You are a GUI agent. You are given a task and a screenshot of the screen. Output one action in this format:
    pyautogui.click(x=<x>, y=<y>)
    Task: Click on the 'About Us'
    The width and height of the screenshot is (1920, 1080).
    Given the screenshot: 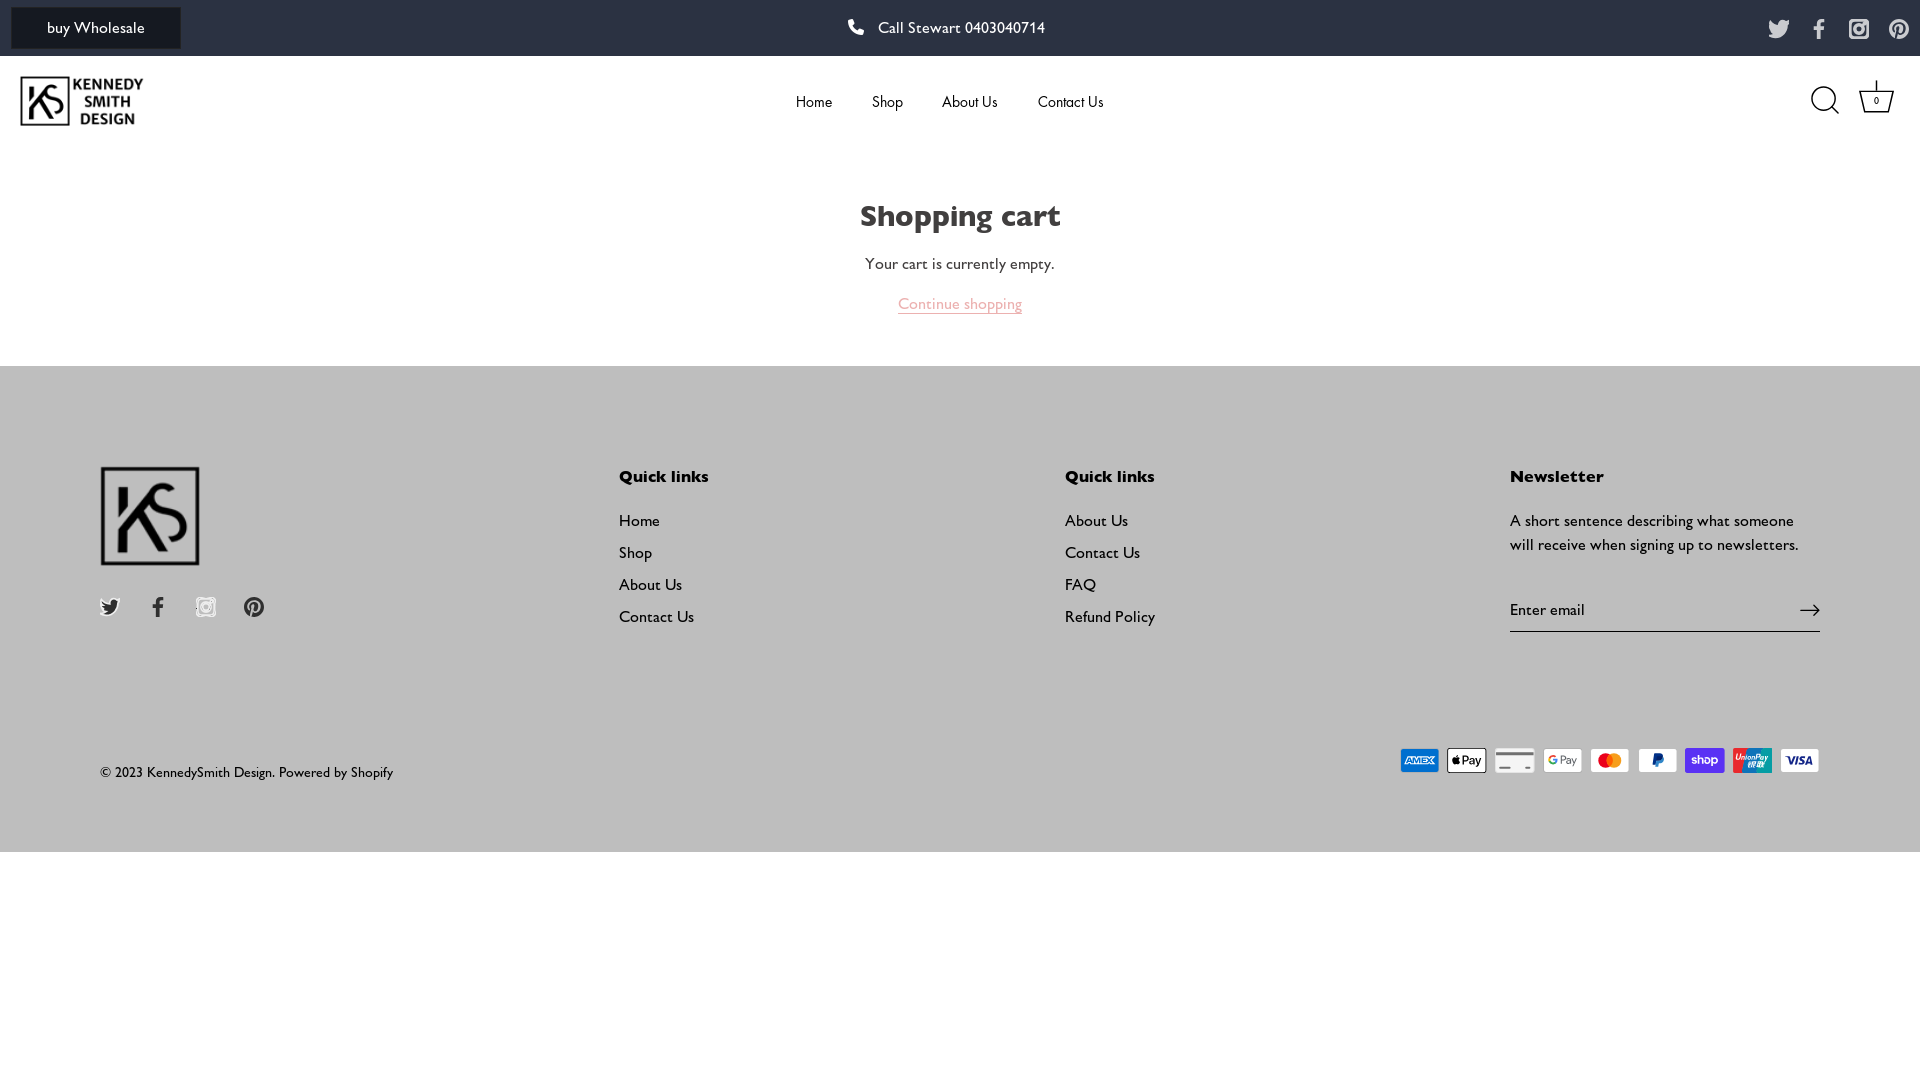 What is the action you would take?
    pyautogui.click(x=650, y=584)
    